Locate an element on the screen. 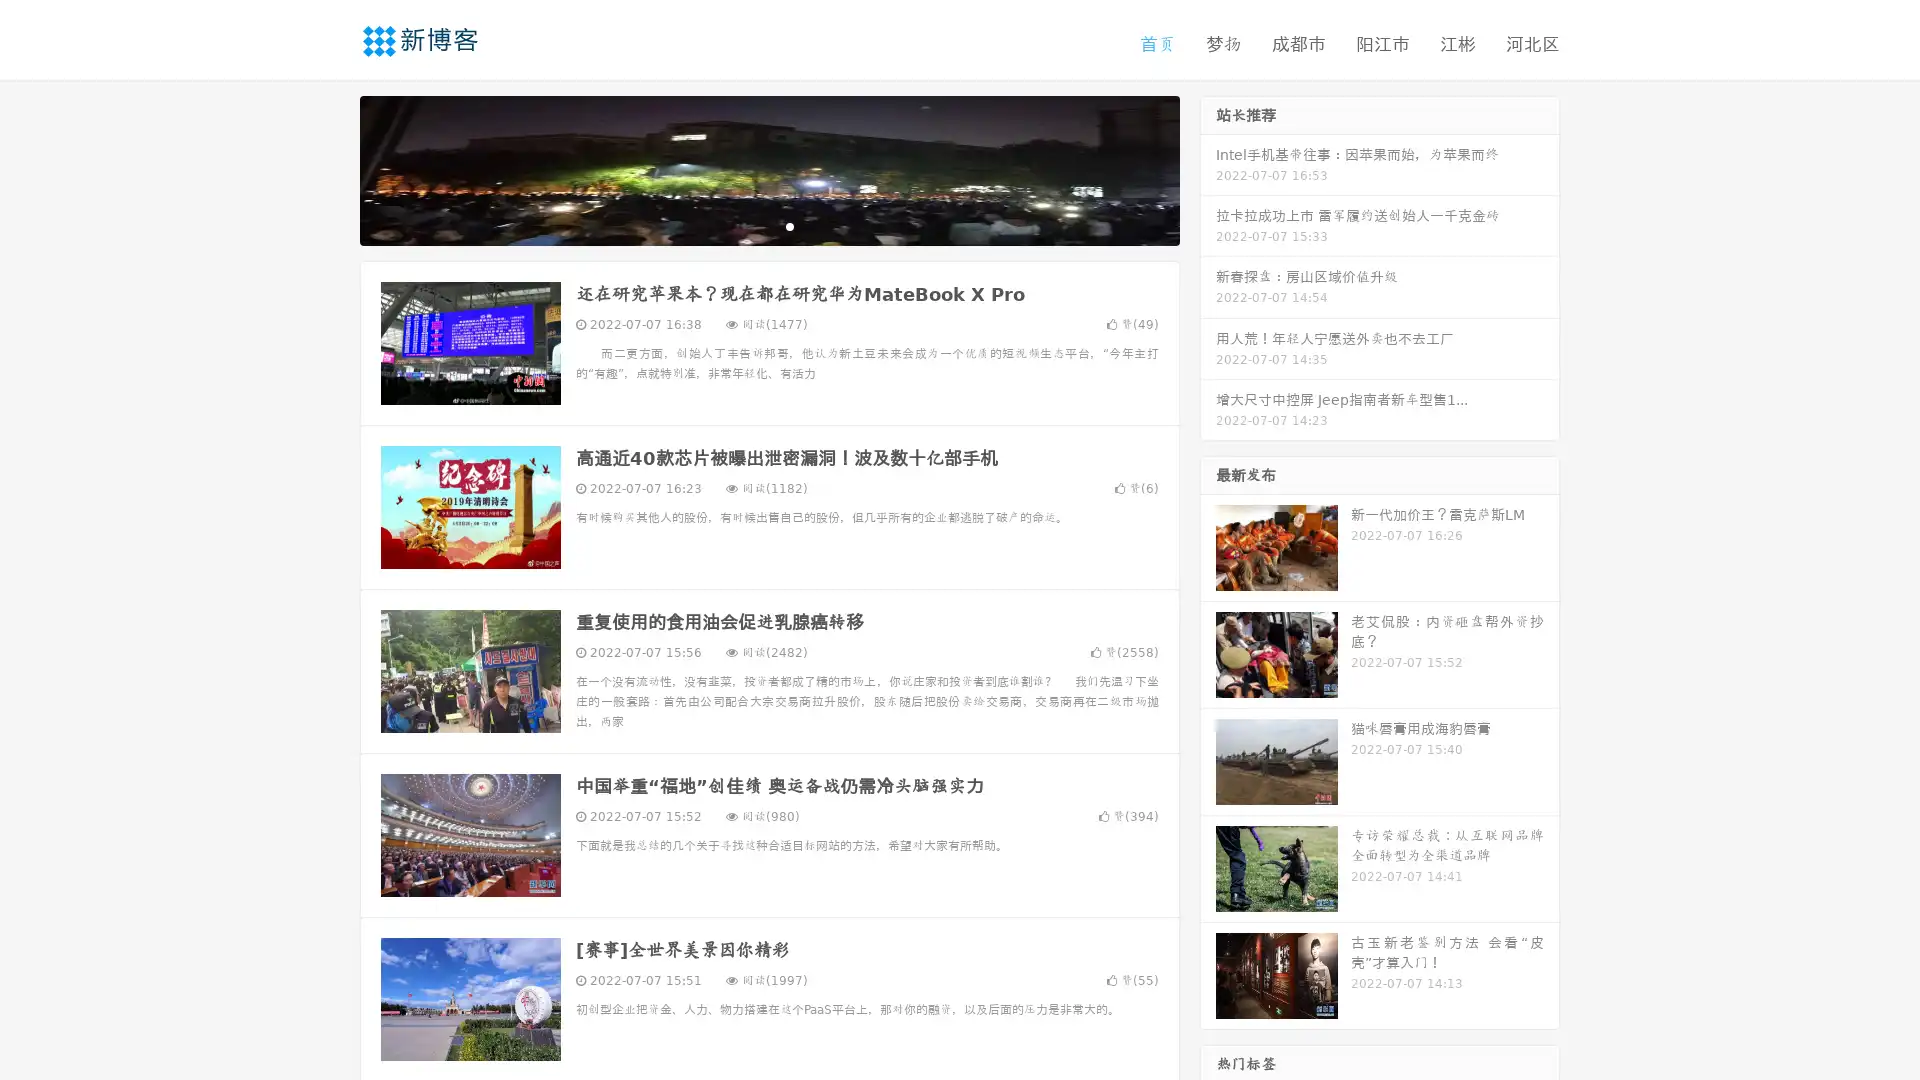  Go to slide 2 is located at coordinates (768, 225).